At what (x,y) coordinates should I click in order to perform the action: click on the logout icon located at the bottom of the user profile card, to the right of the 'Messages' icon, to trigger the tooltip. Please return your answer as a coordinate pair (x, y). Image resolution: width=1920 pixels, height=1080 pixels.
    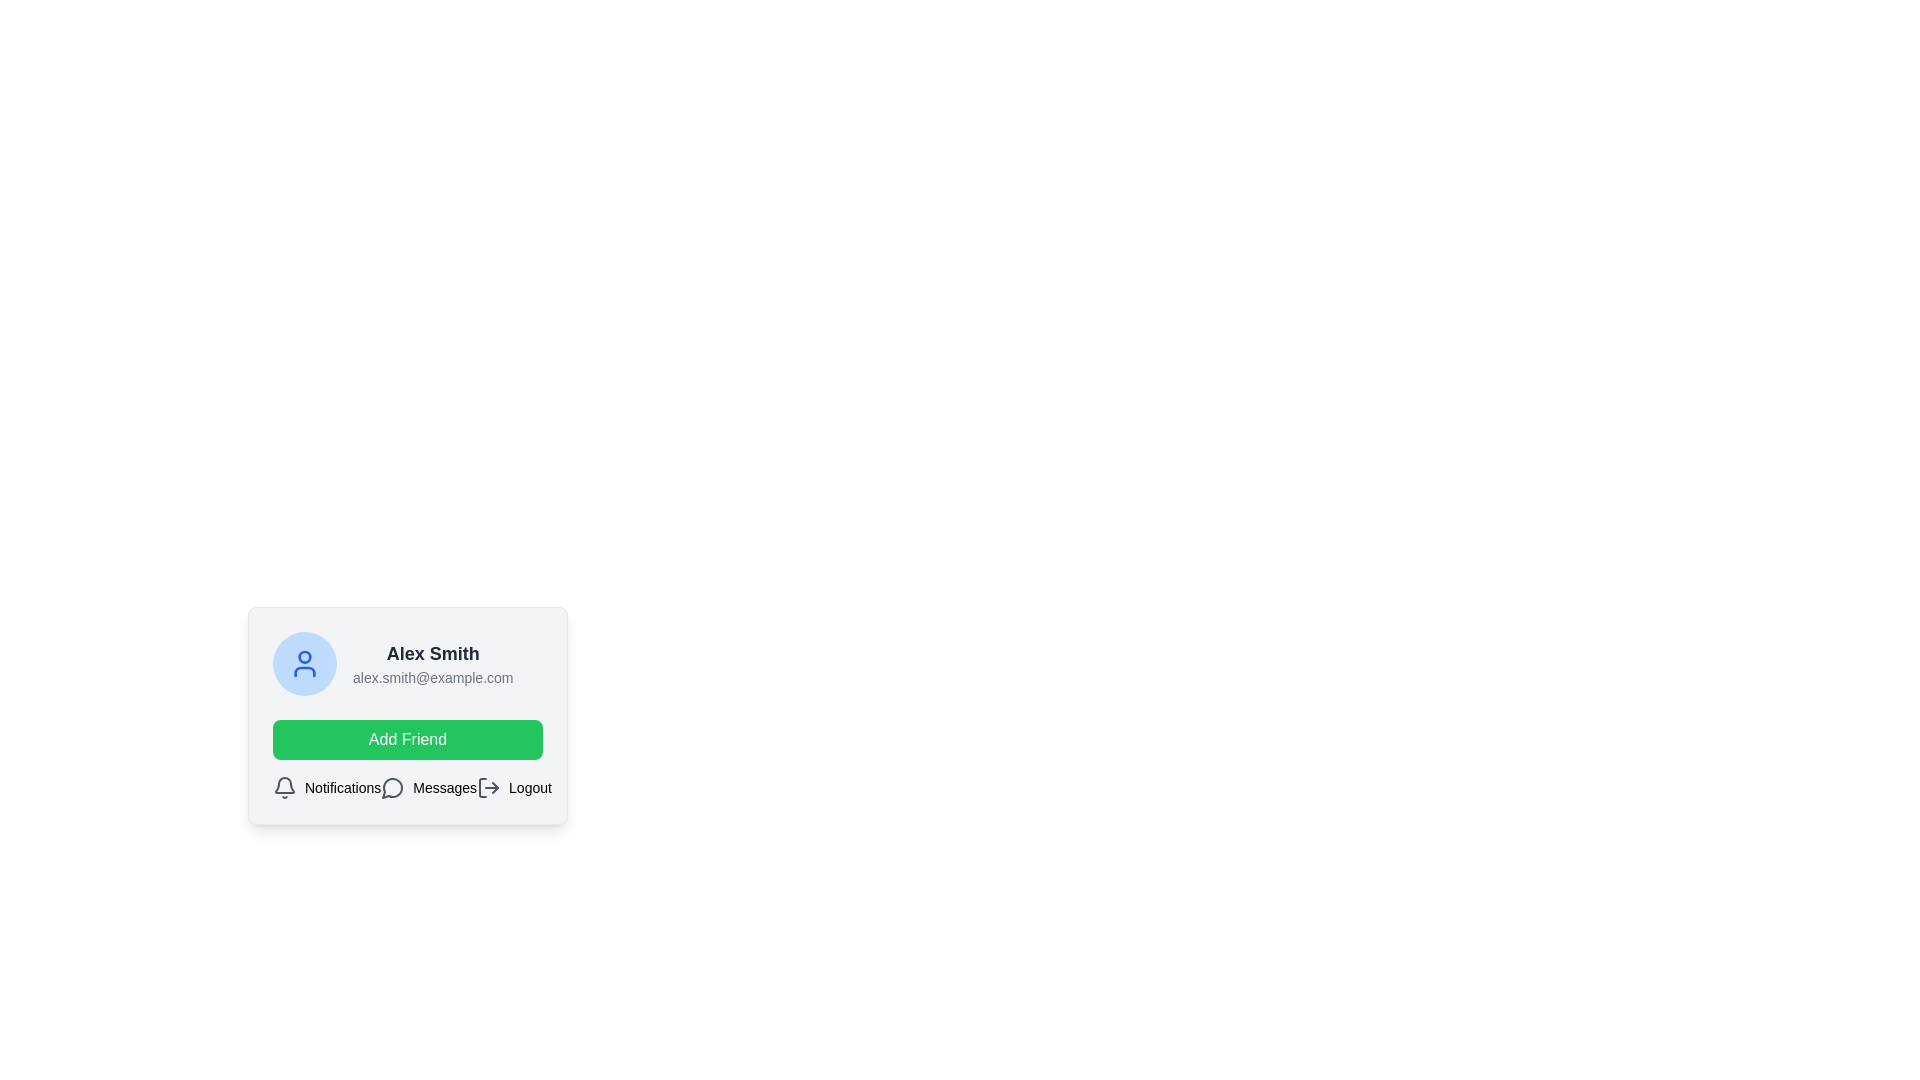
    Looking at the image, I should click on (489, 786).